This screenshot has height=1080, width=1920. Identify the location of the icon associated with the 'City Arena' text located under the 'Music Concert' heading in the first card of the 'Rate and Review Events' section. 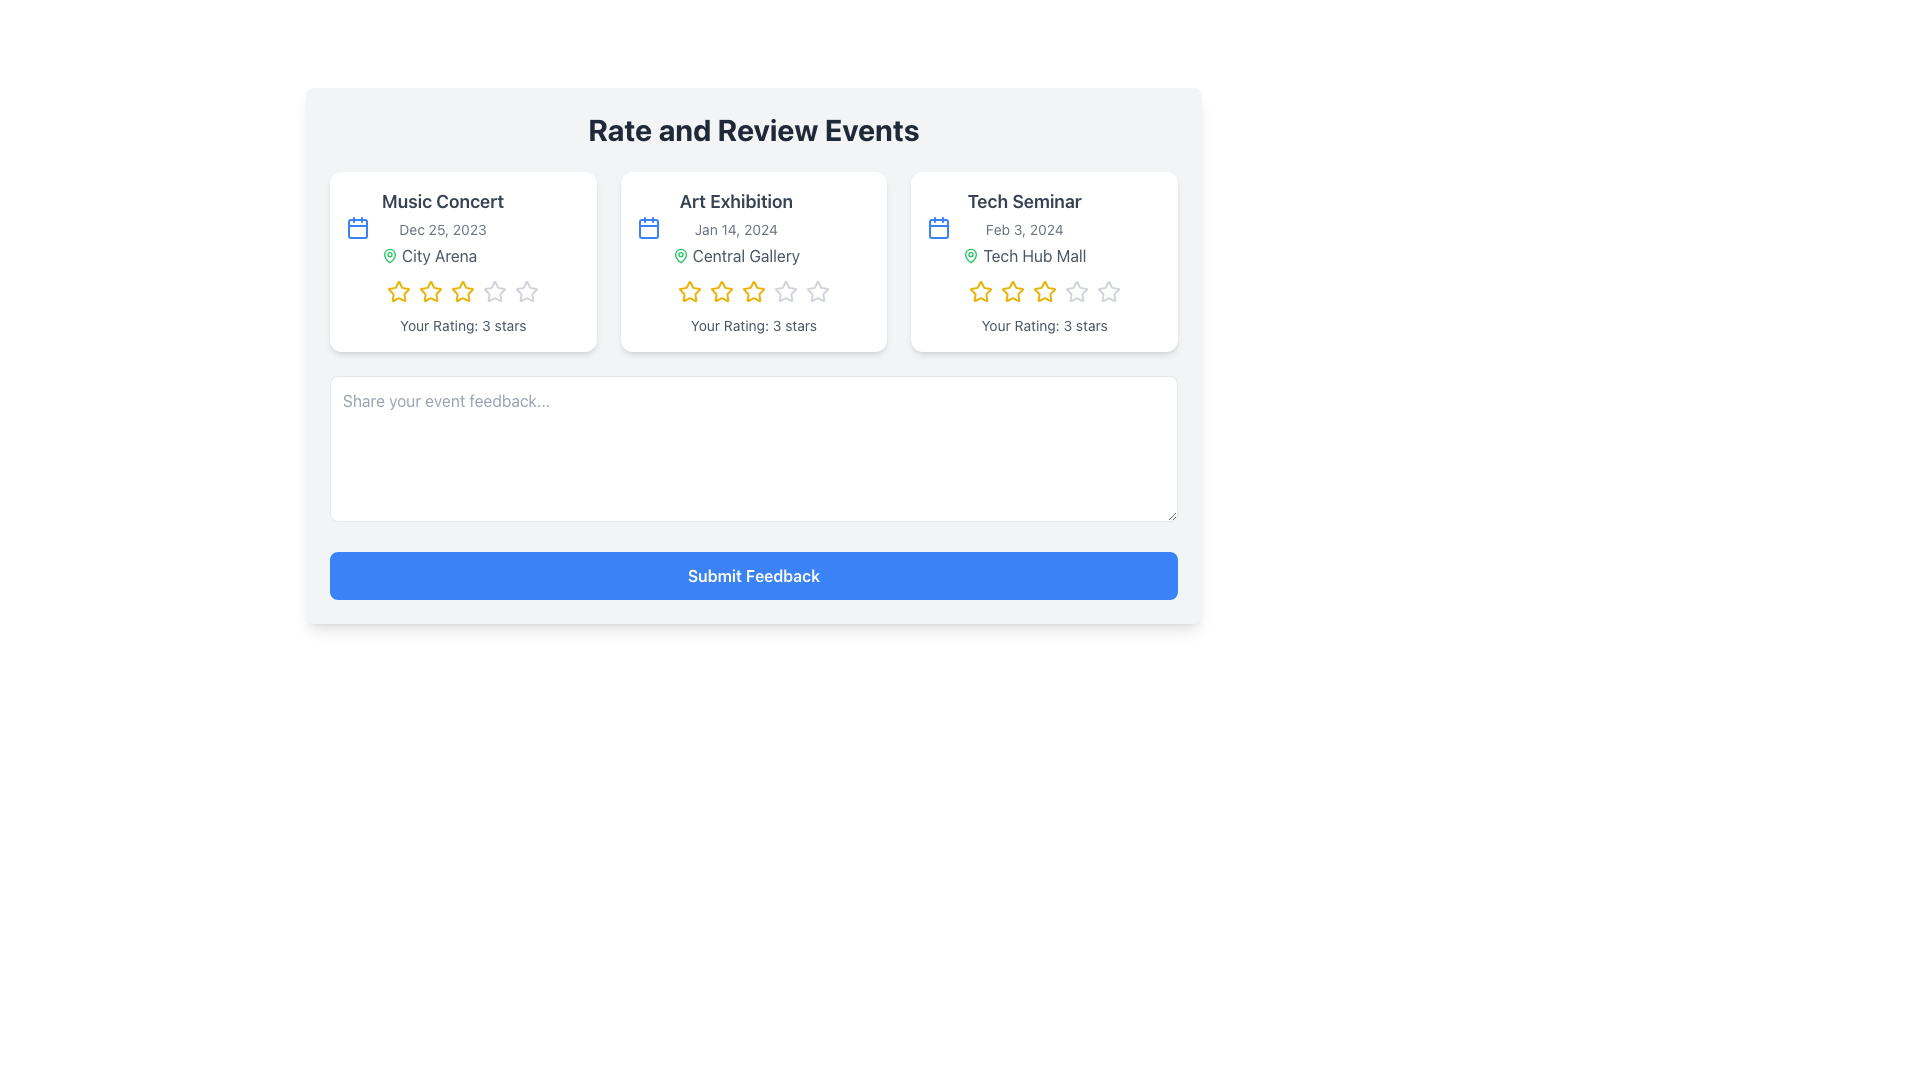
(389, 254).